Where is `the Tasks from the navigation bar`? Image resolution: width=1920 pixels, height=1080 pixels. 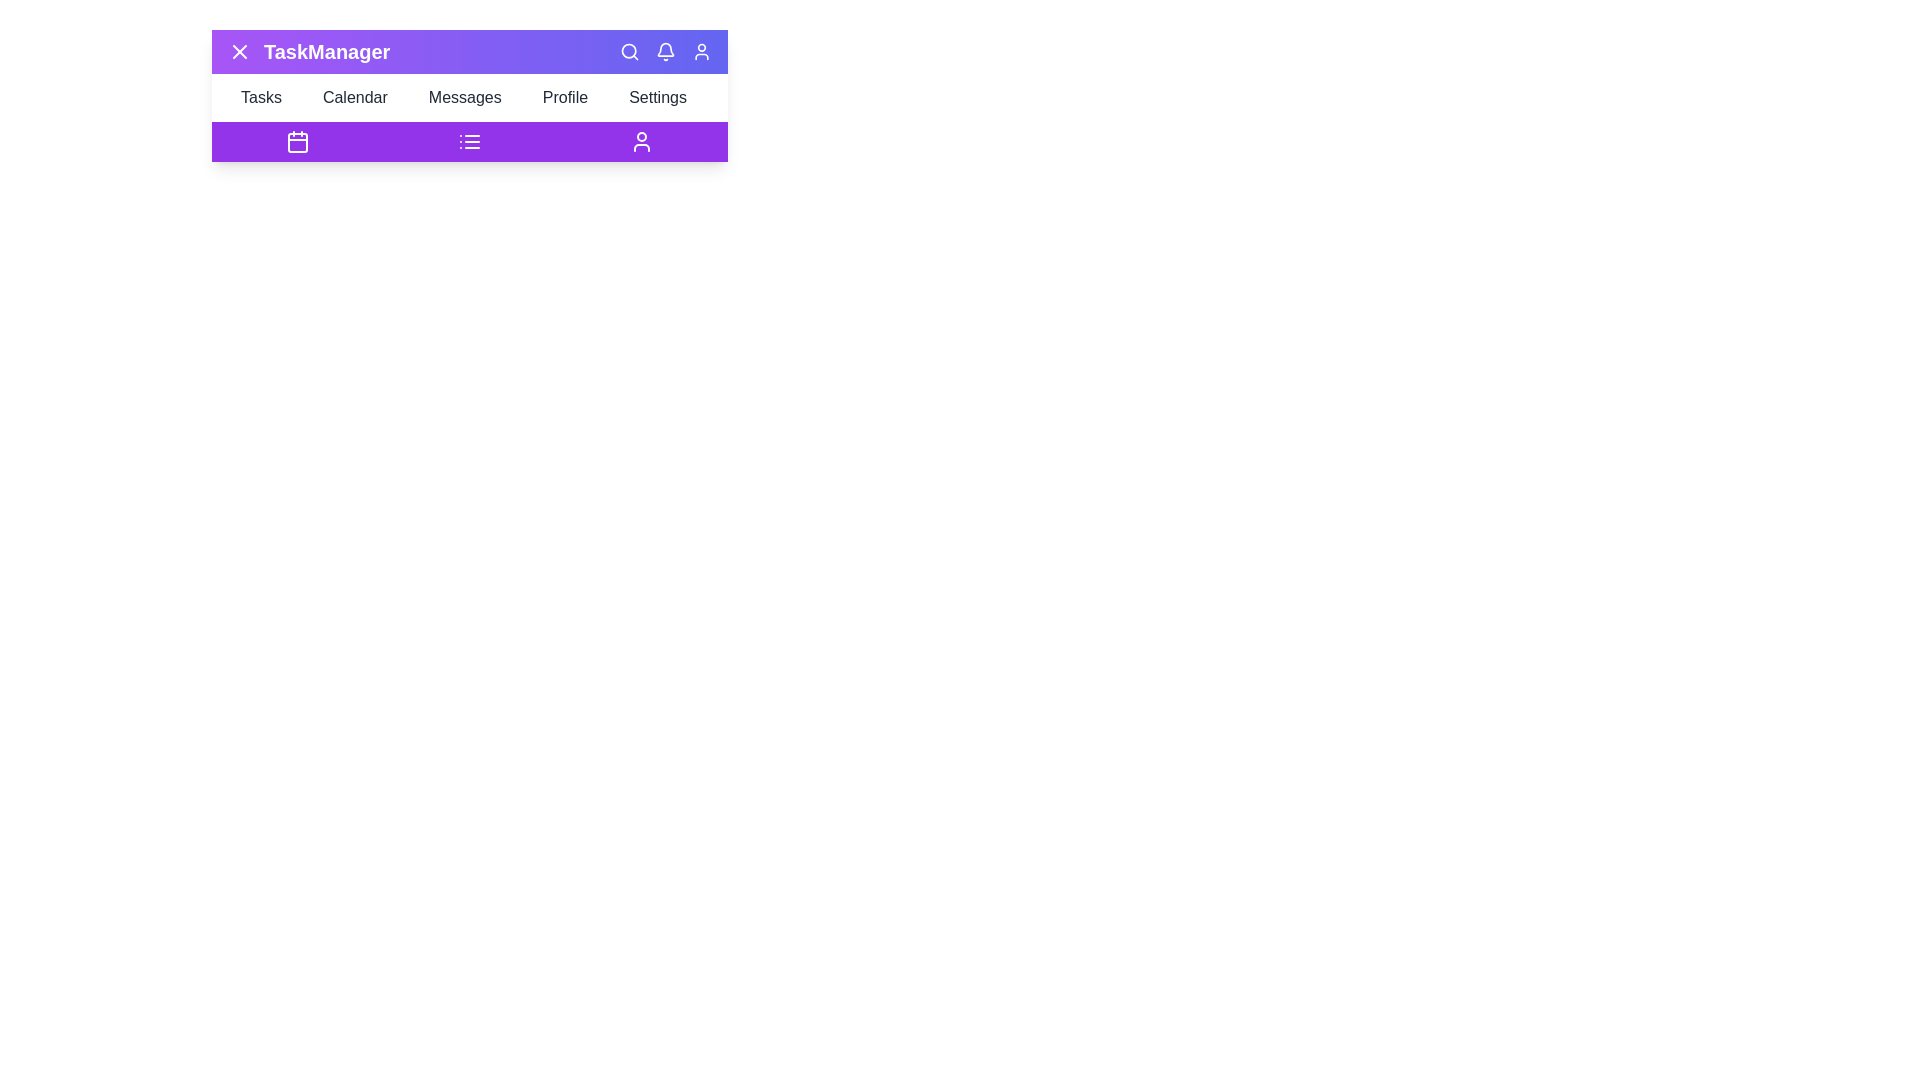
the Tasks from the navigation bar is located at coordinates (266, 97).